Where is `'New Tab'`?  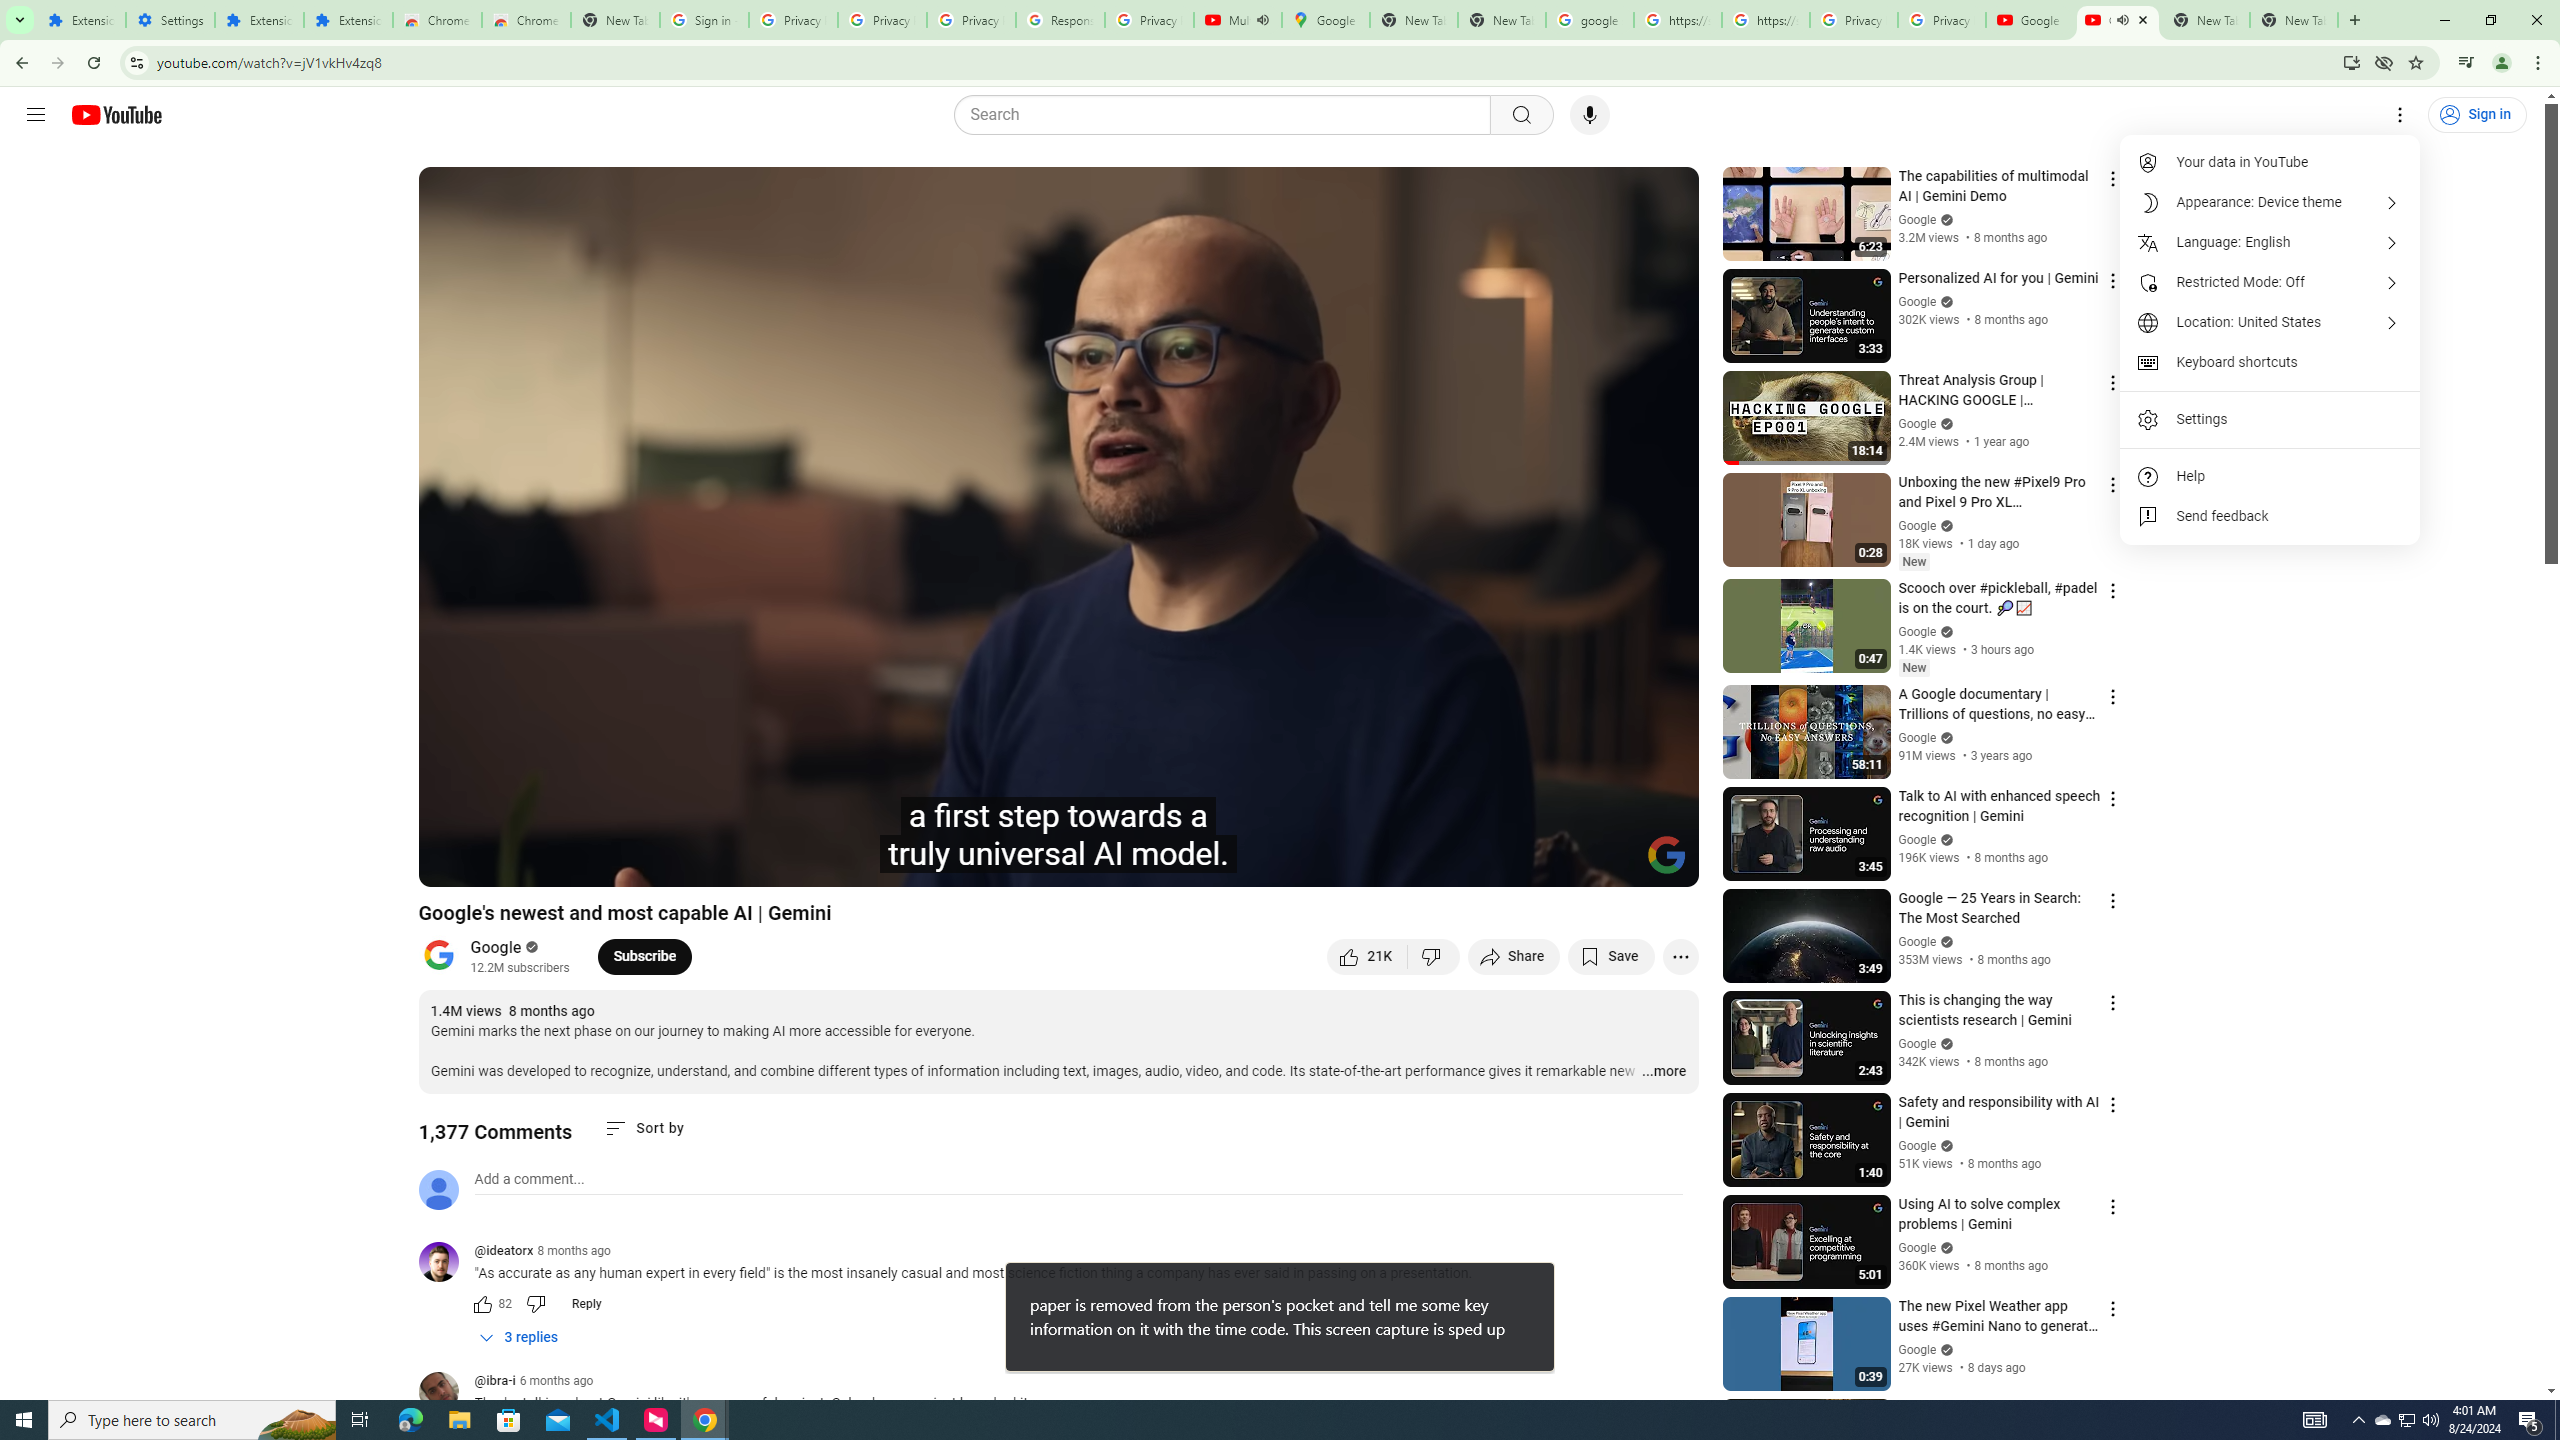
'New Tab' is located at coordinates (2292, 19).